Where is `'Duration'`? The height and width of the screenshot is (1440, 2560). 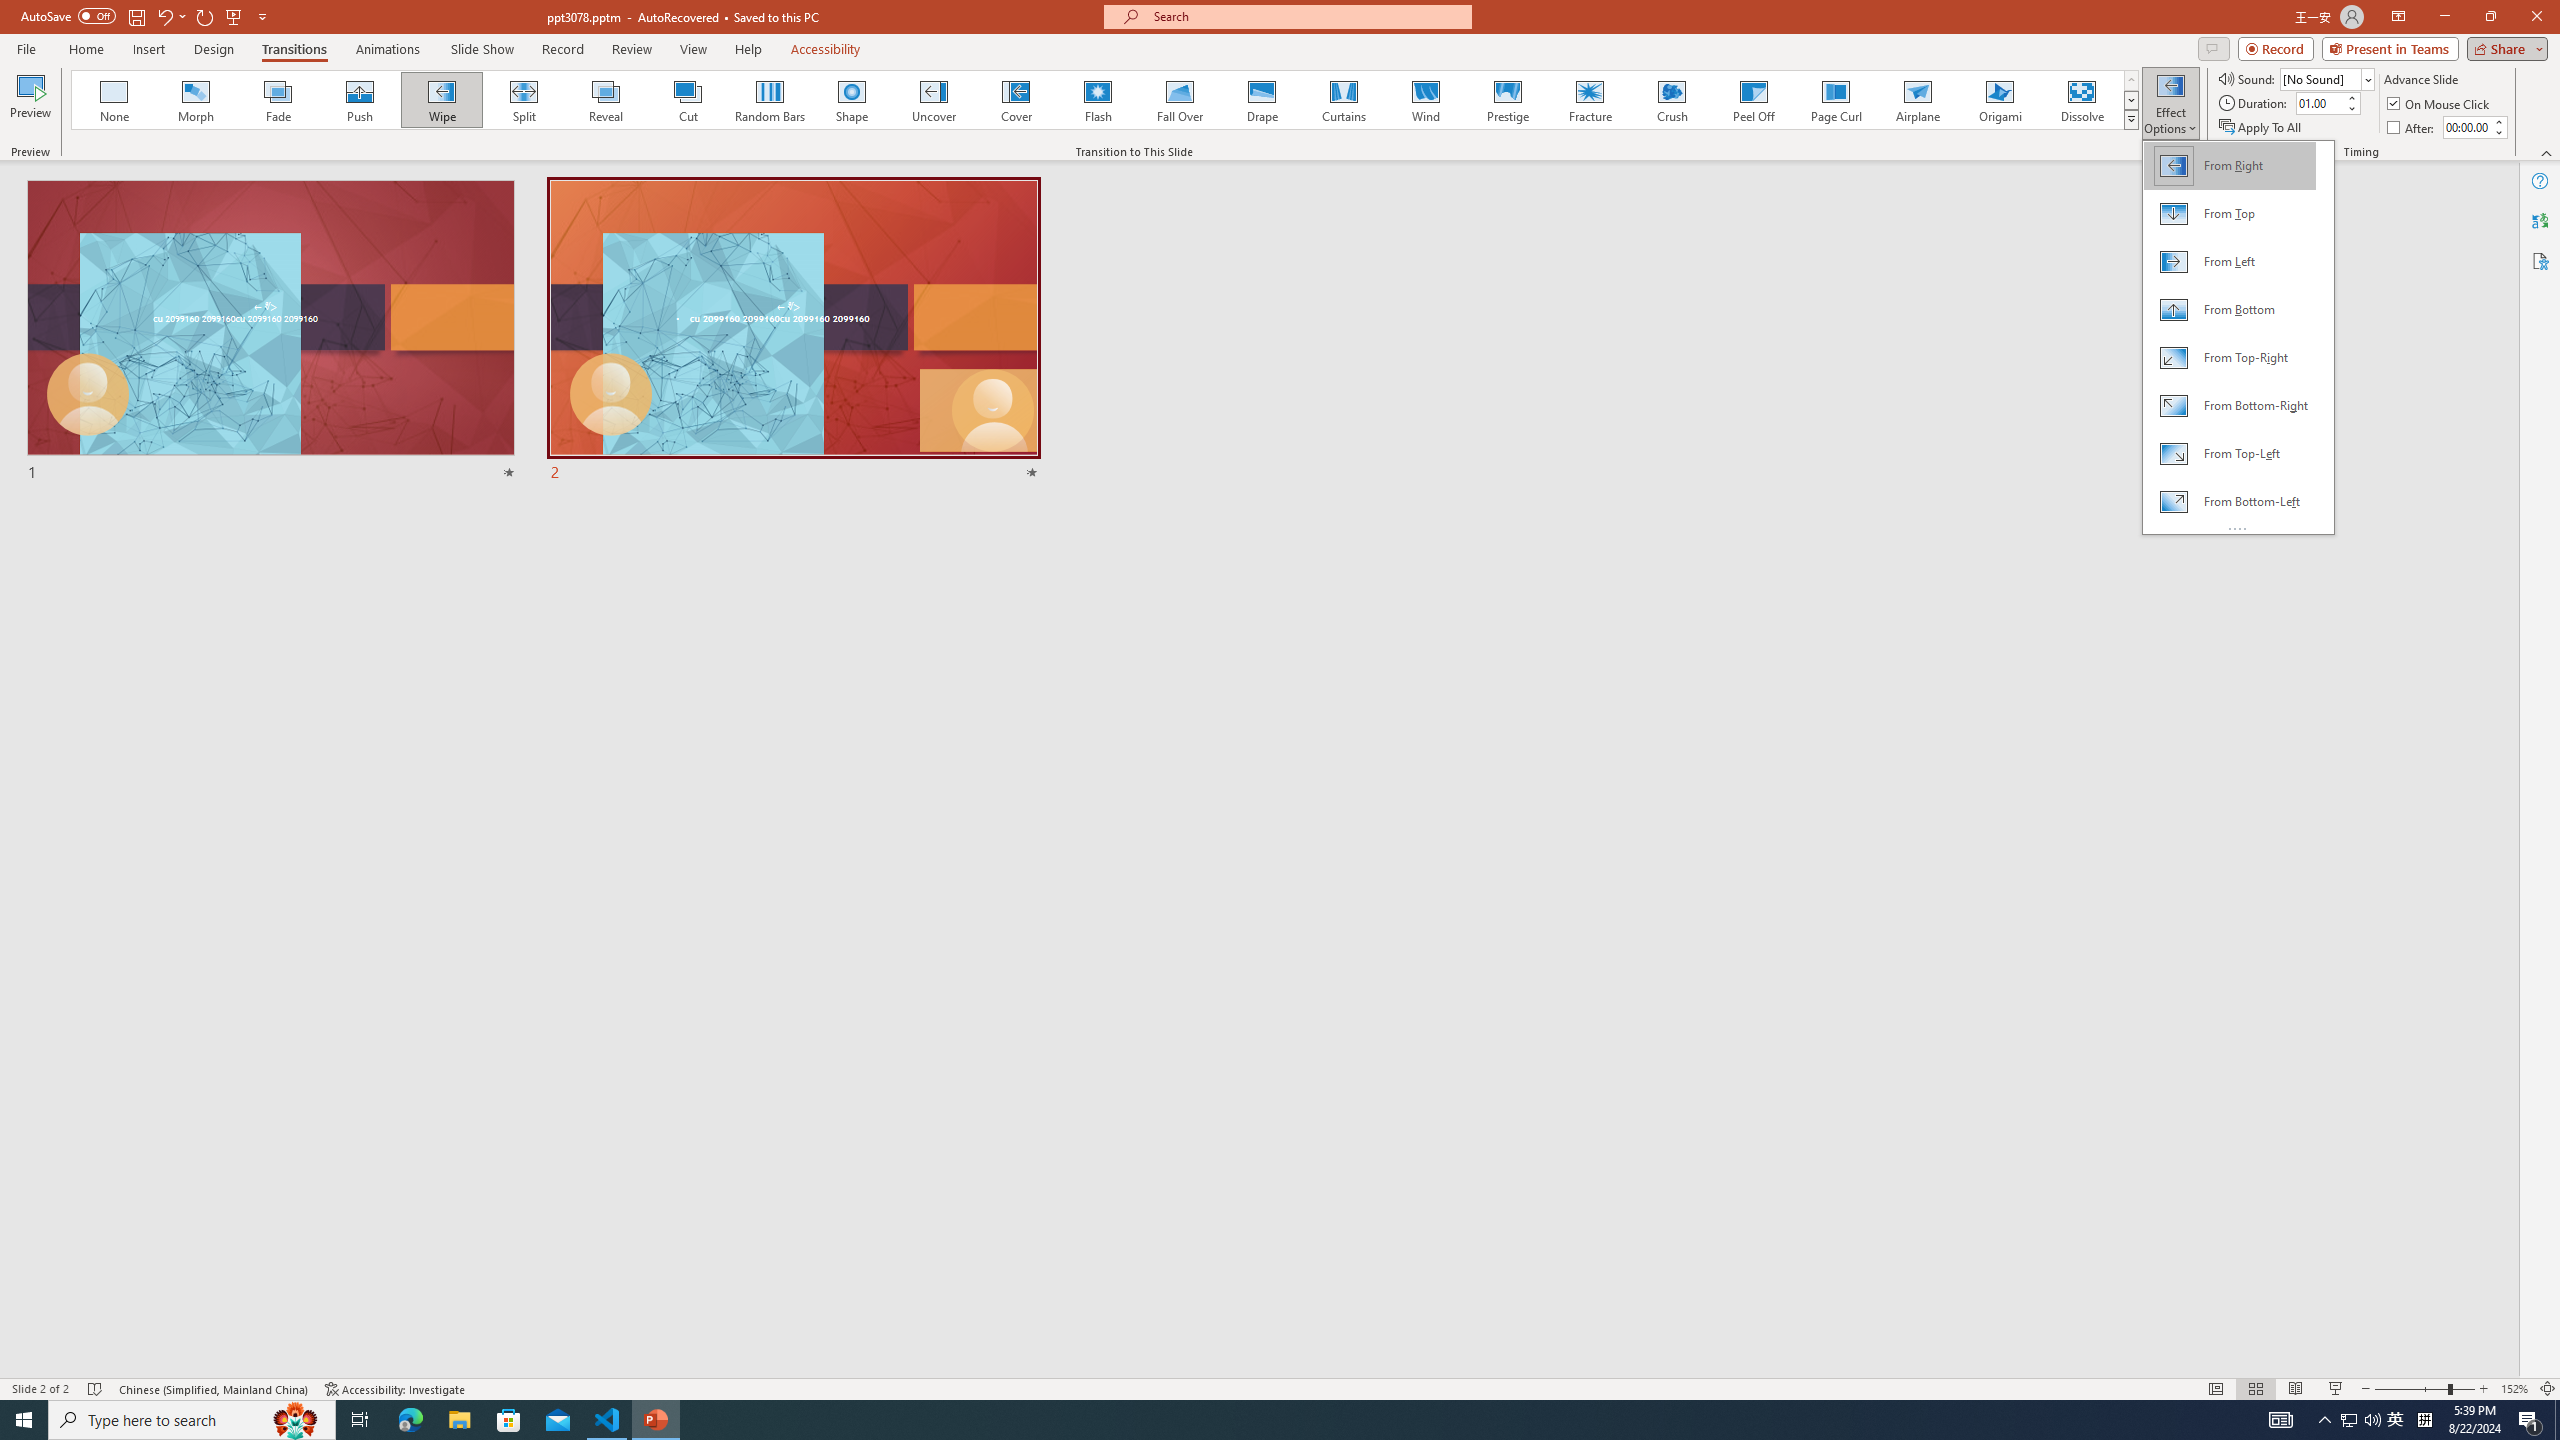 'Duration' is located at coordinates (2319, 102).